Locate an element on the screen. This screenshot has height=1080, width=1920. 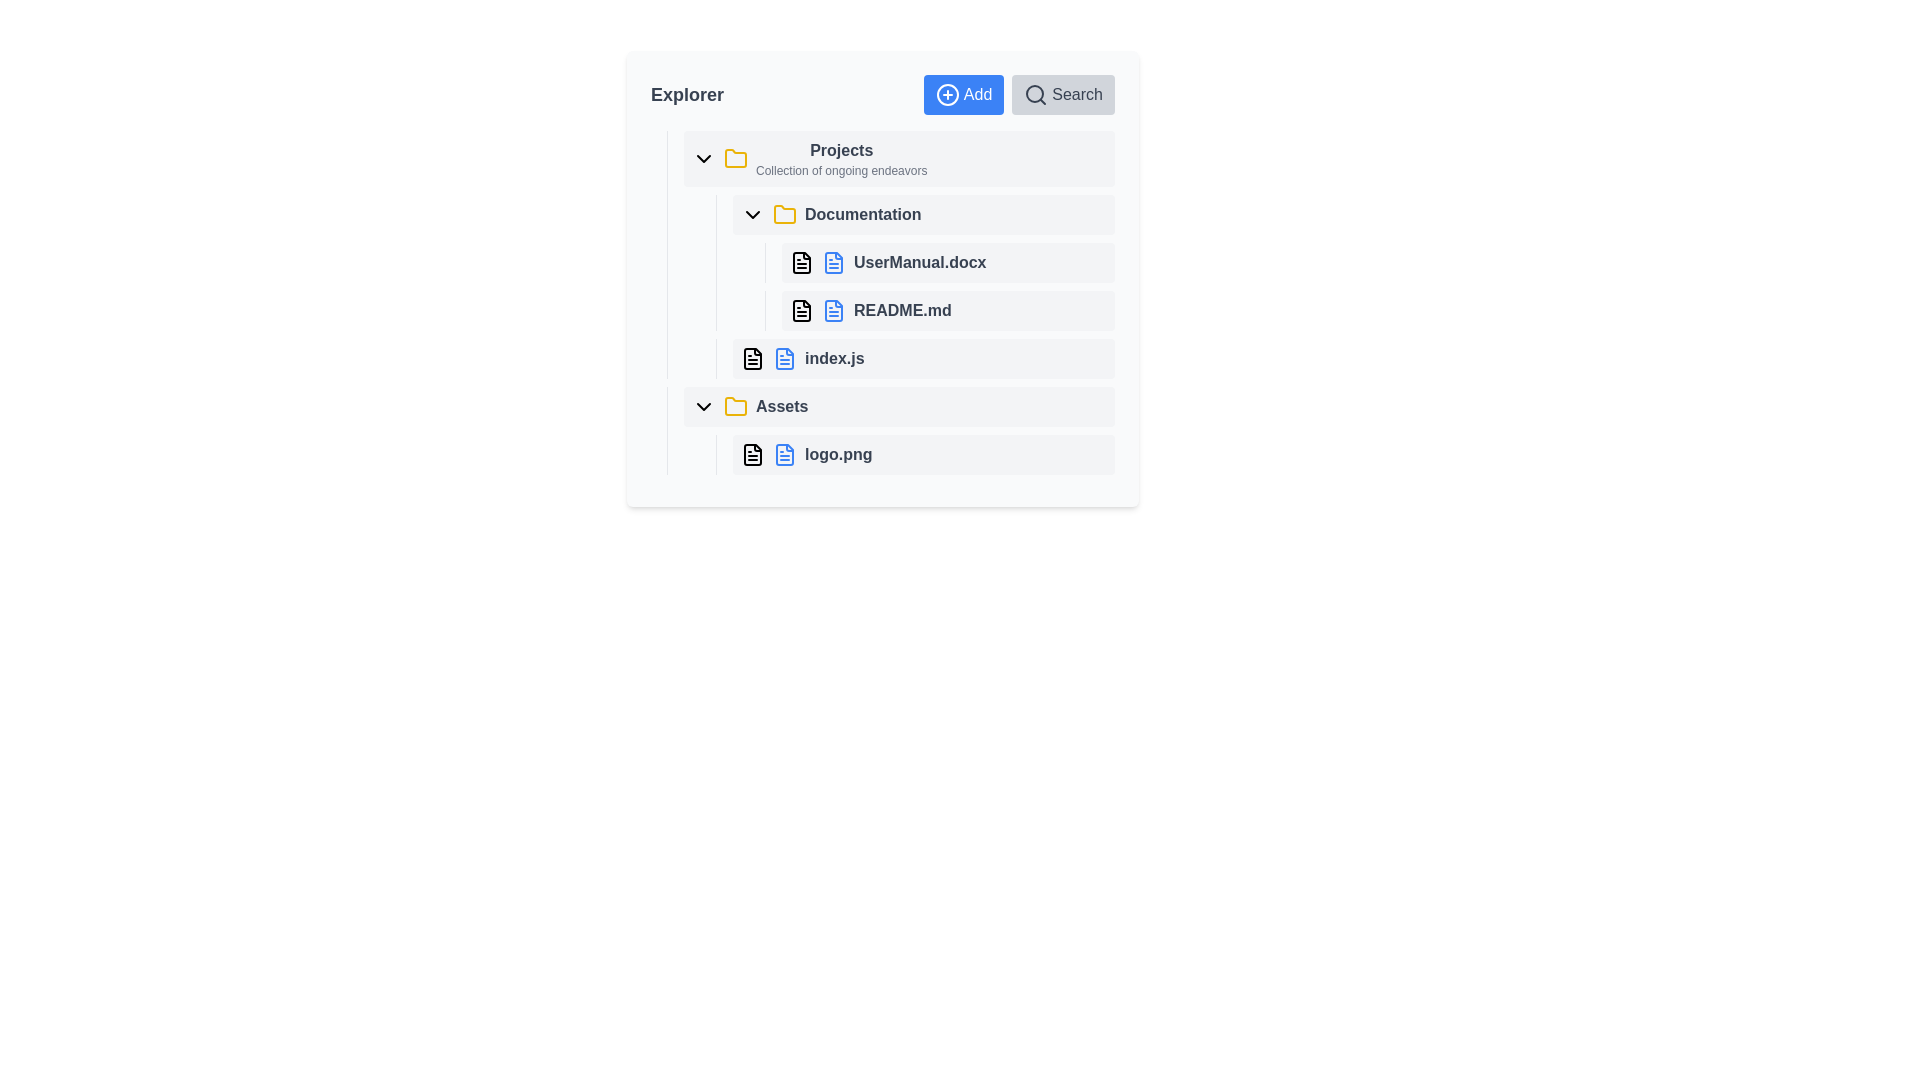
the file icon representing 'index.js' is located at coordinates (784, 357).